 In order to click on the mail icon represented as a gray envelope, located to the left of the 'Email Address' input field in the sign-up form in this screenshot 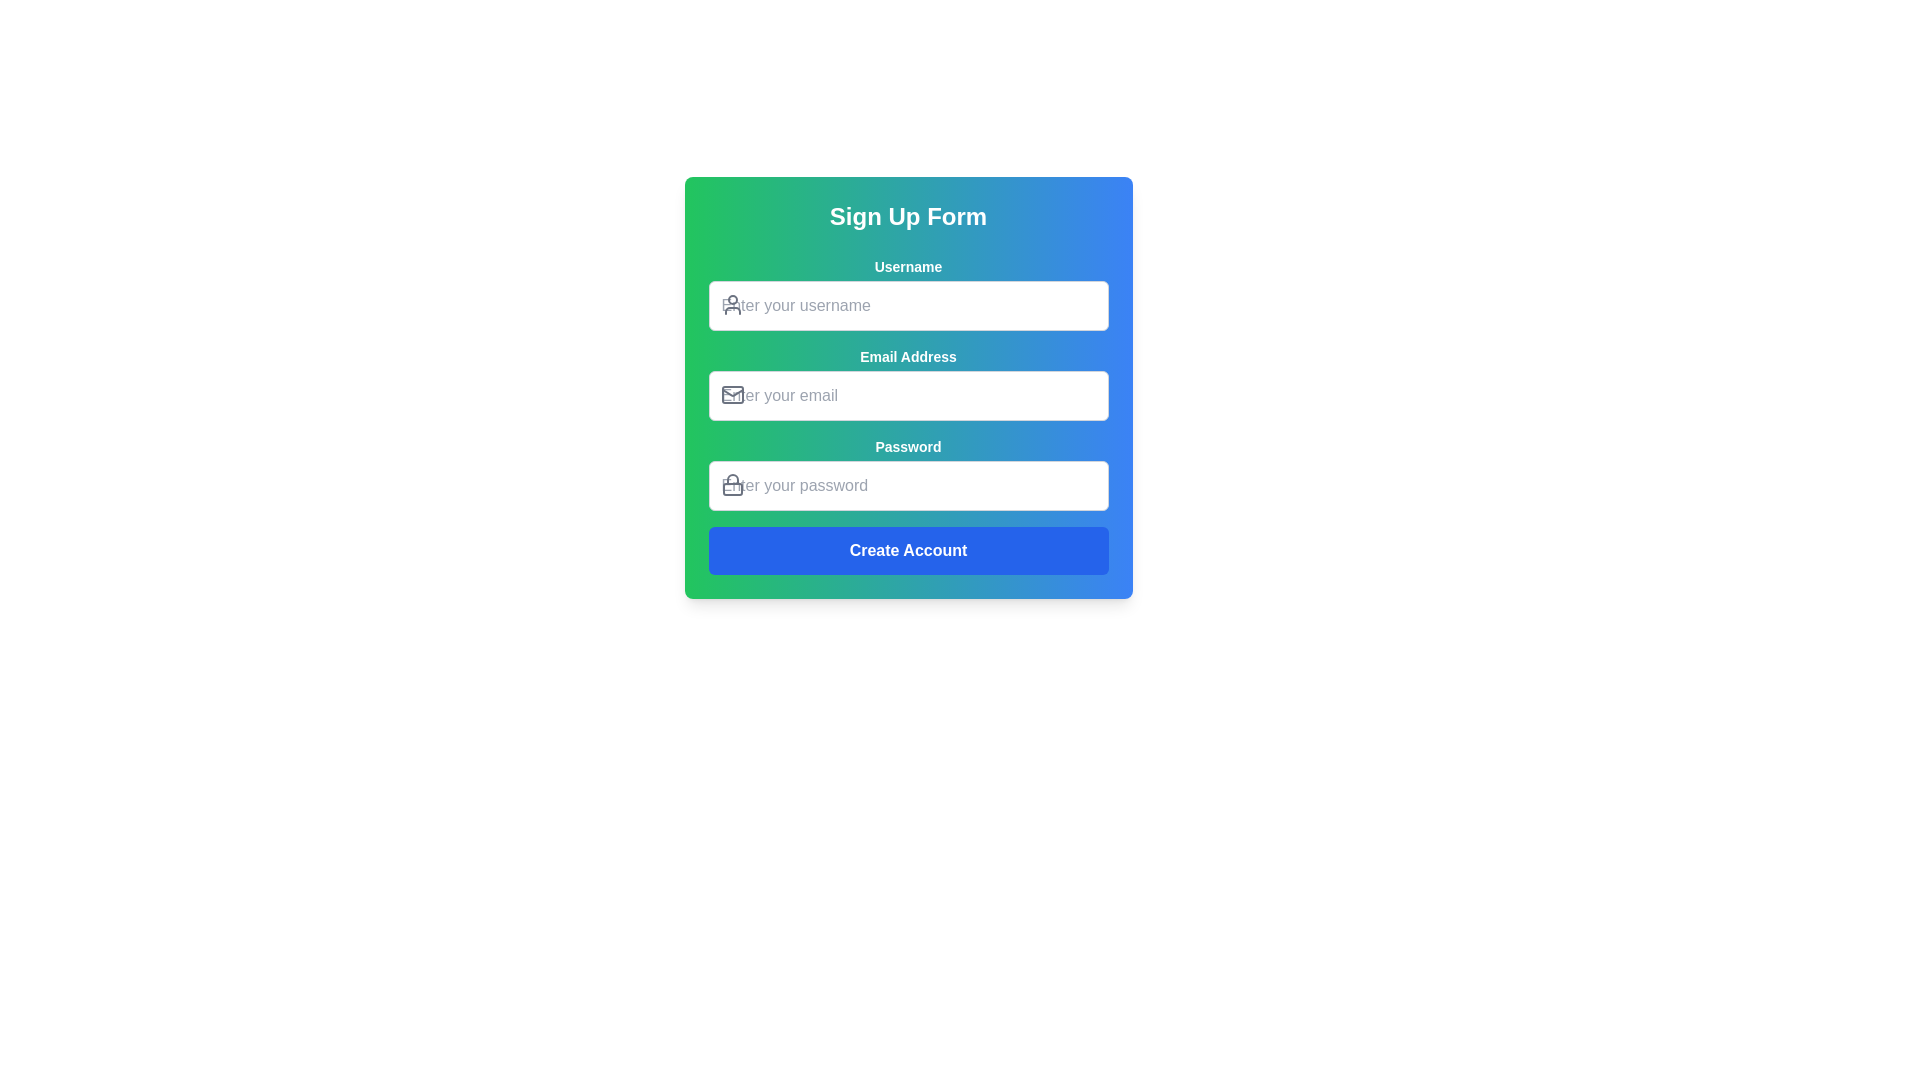, I will do `click(731, 394)`.